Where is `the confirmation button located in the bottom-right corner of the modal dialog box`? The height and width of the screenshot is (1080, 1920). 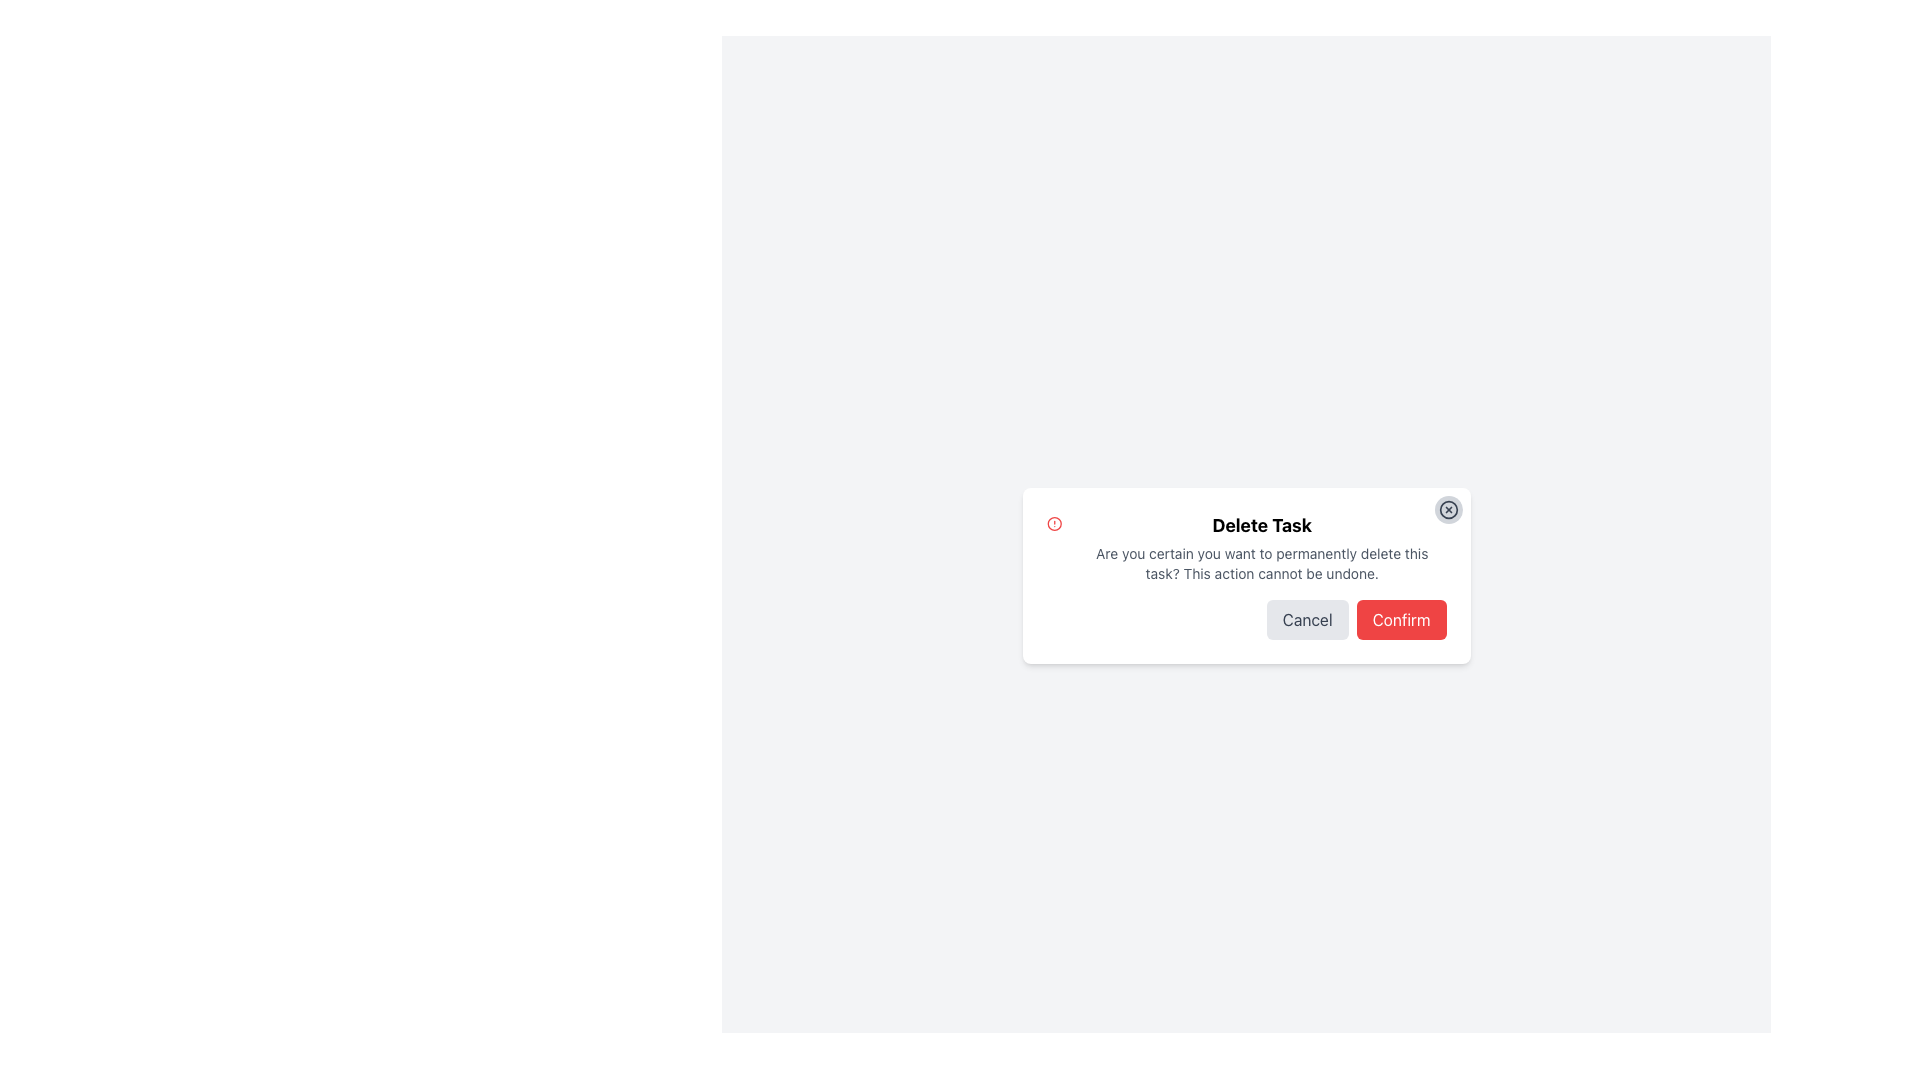 the confirmation button located in the bottom-right corner of the modal dialog box is located at coordinates (1400, 619).